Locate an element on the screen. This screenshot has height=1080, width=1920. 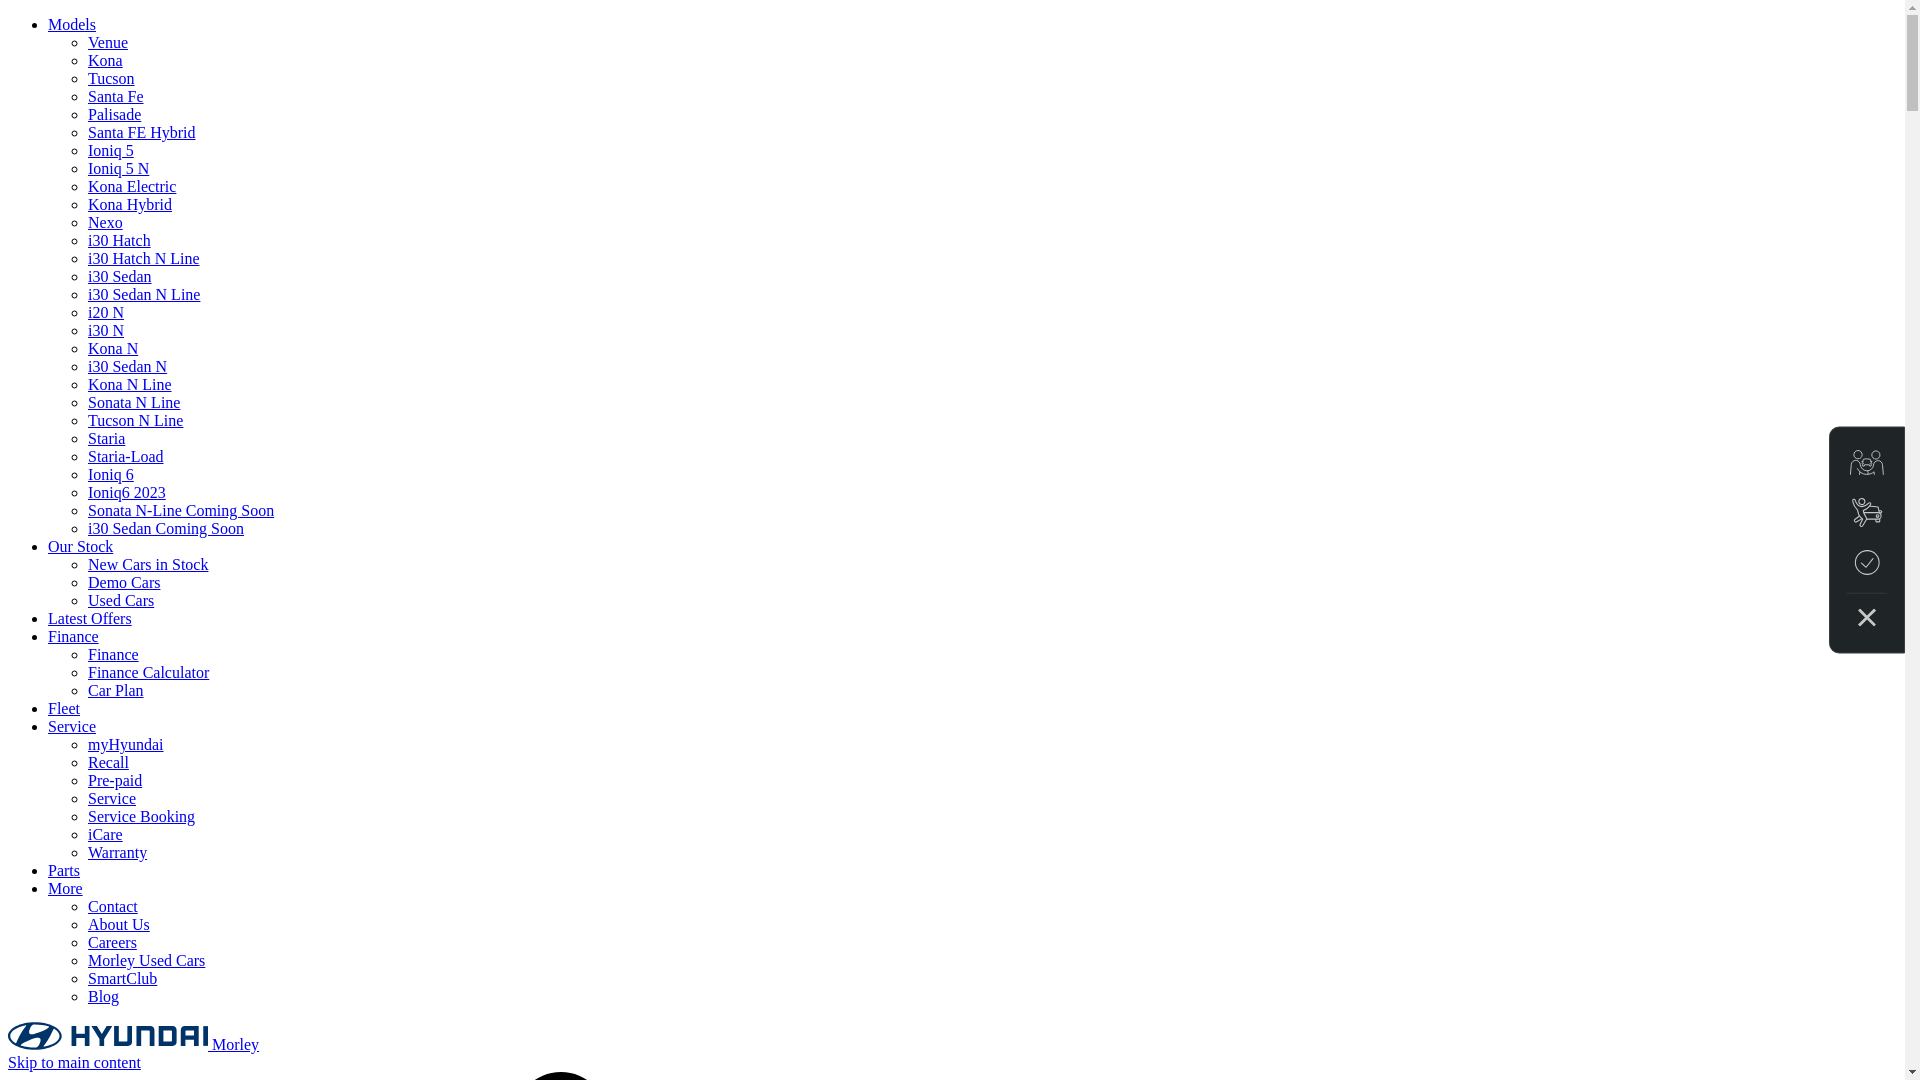
'Venue' is located at coordinates (106, 42).